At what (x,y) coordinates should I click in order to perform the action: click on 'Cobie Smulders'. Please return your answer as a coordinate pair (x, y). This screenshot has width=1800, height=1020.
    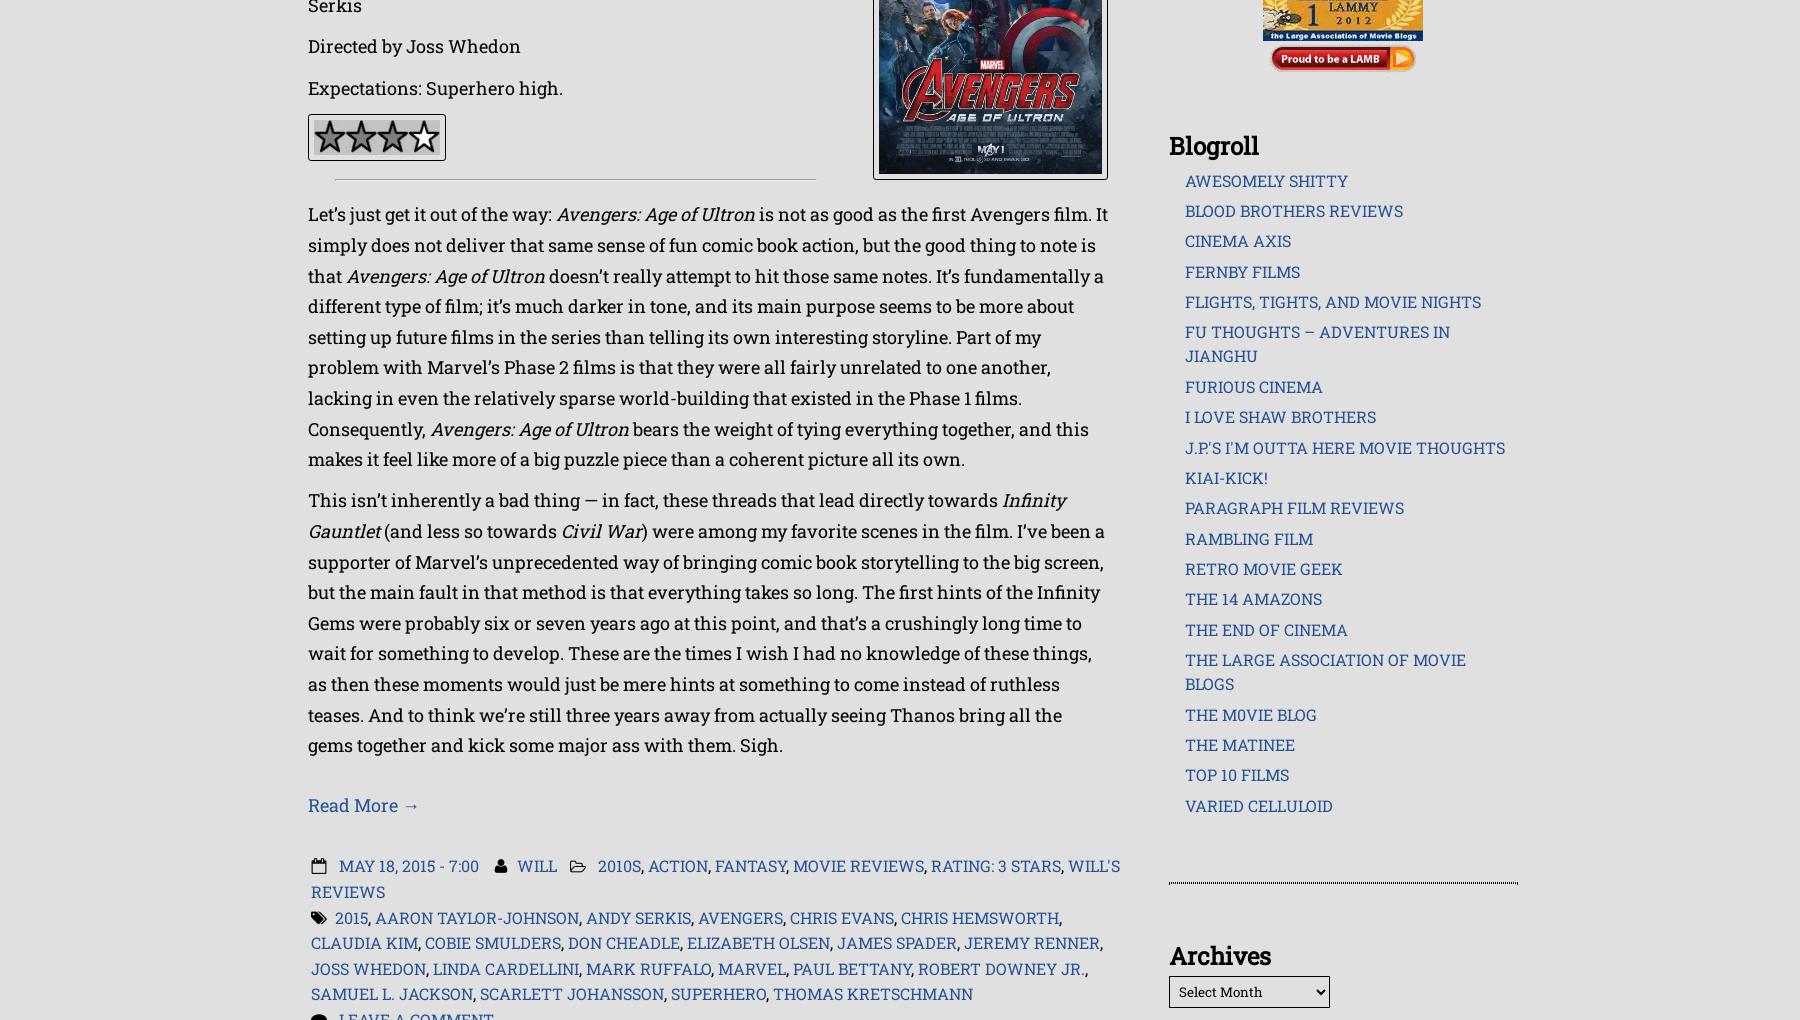
    Looking at the image, I should click on (492, 941).